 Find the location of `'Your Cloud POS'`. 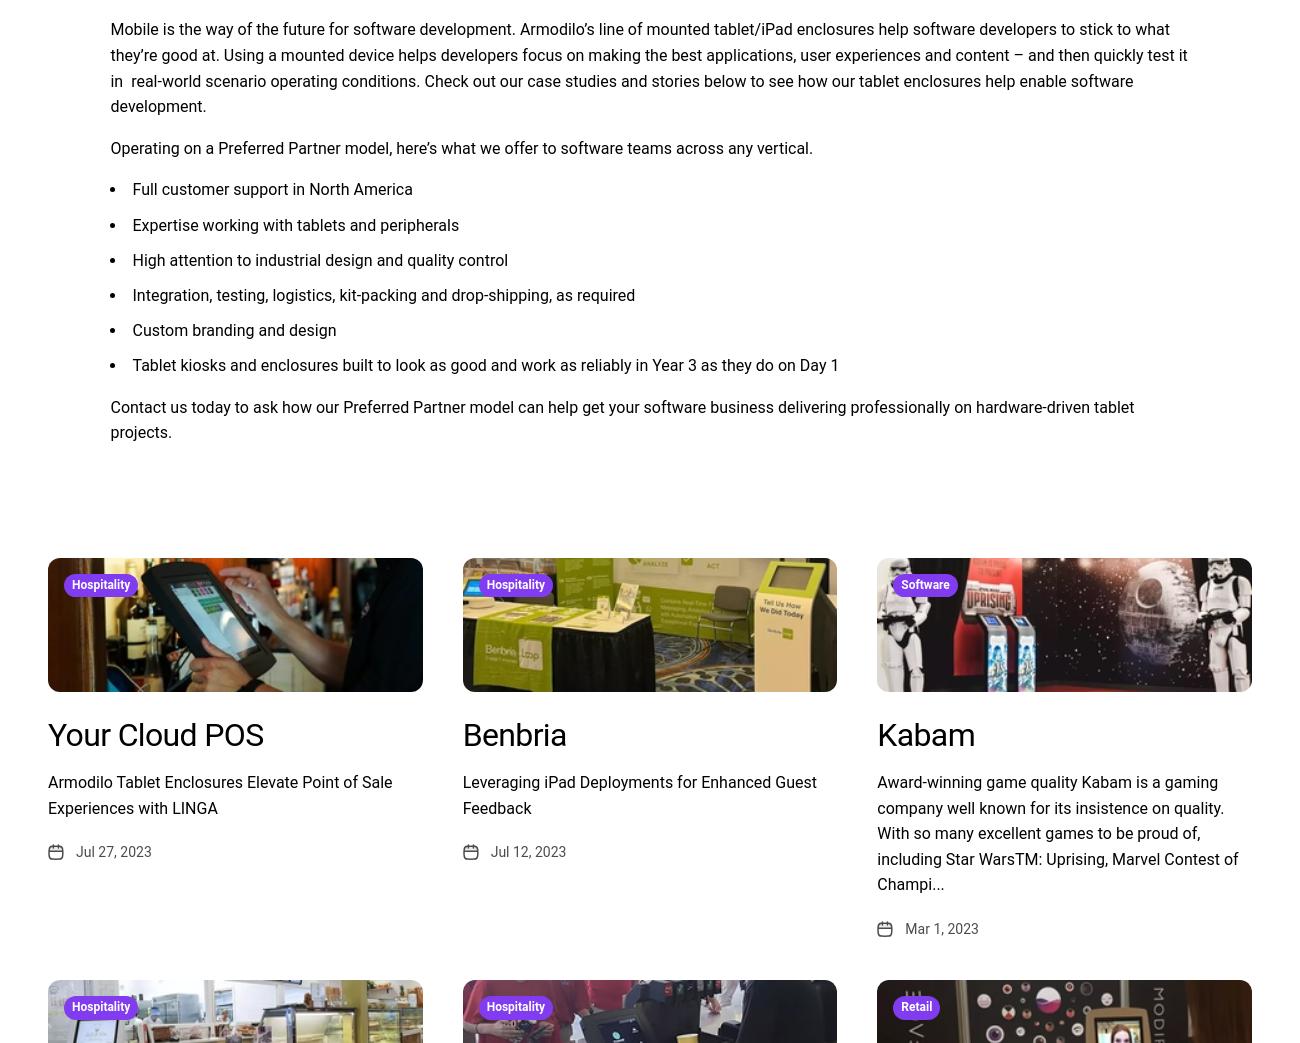

'Your Cloud POS' is located at coordinates (154, 733).